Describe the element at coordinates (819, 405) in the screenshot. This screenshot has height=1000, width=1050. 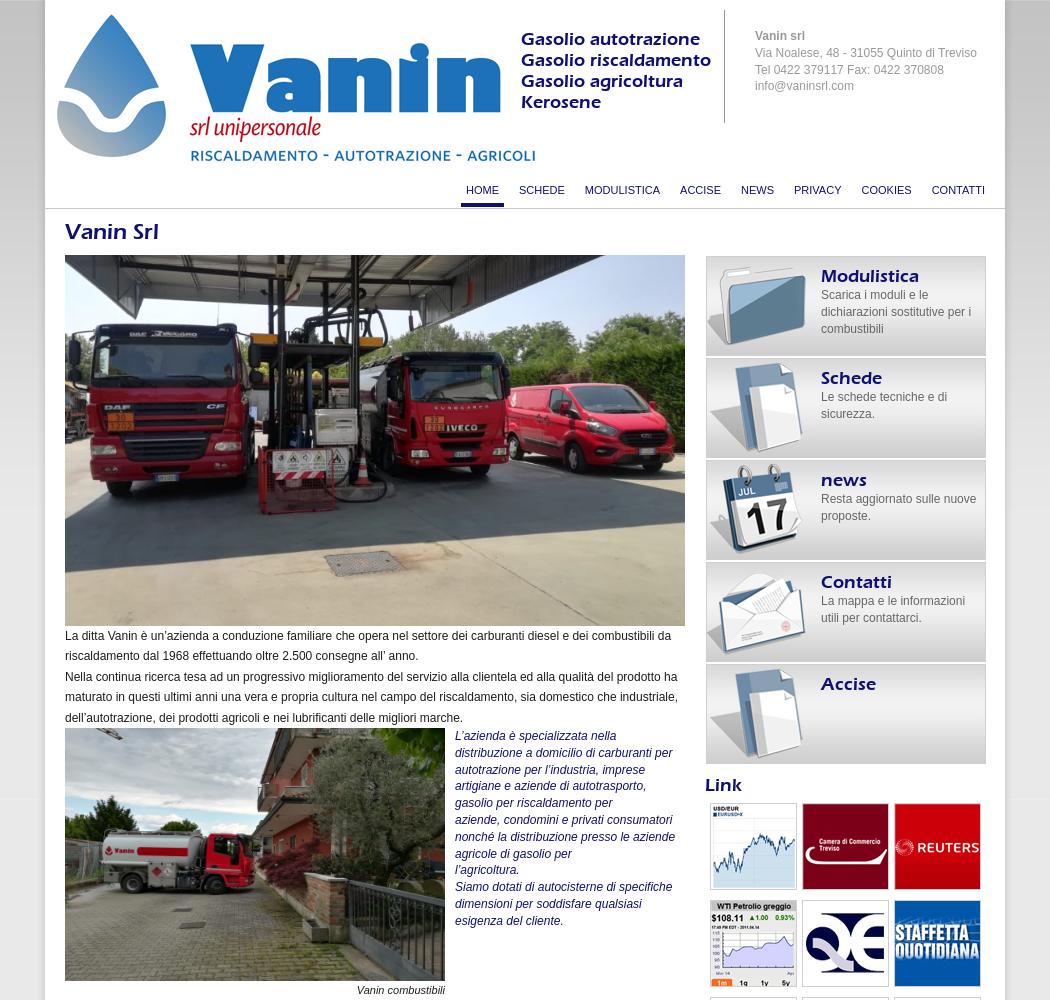
I see `'Le schede tecniche e di sicurezza.'` at that location.